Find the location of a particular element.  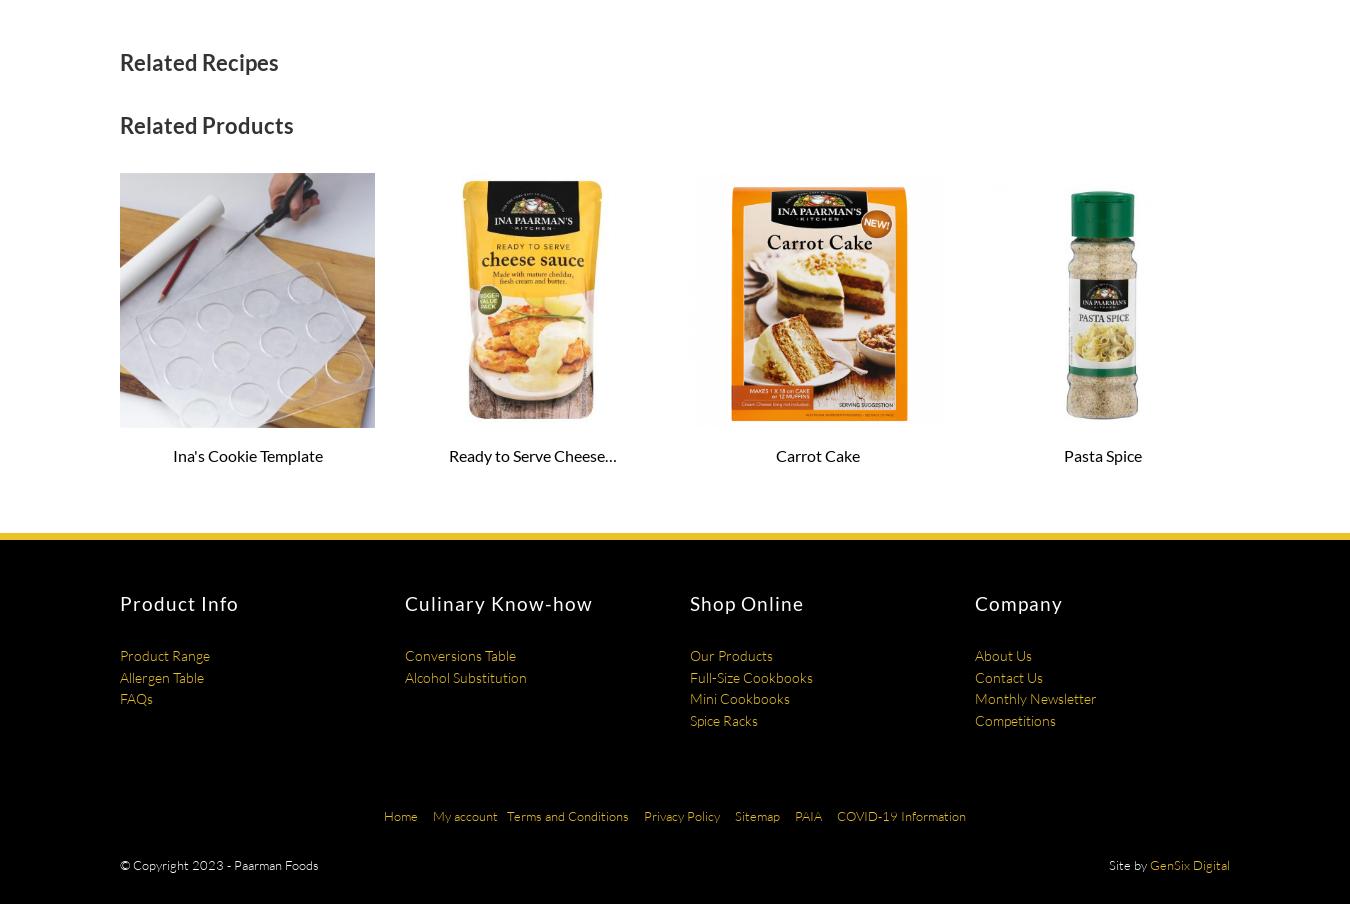

'Shop Online' is located at coordinates (745, 602).